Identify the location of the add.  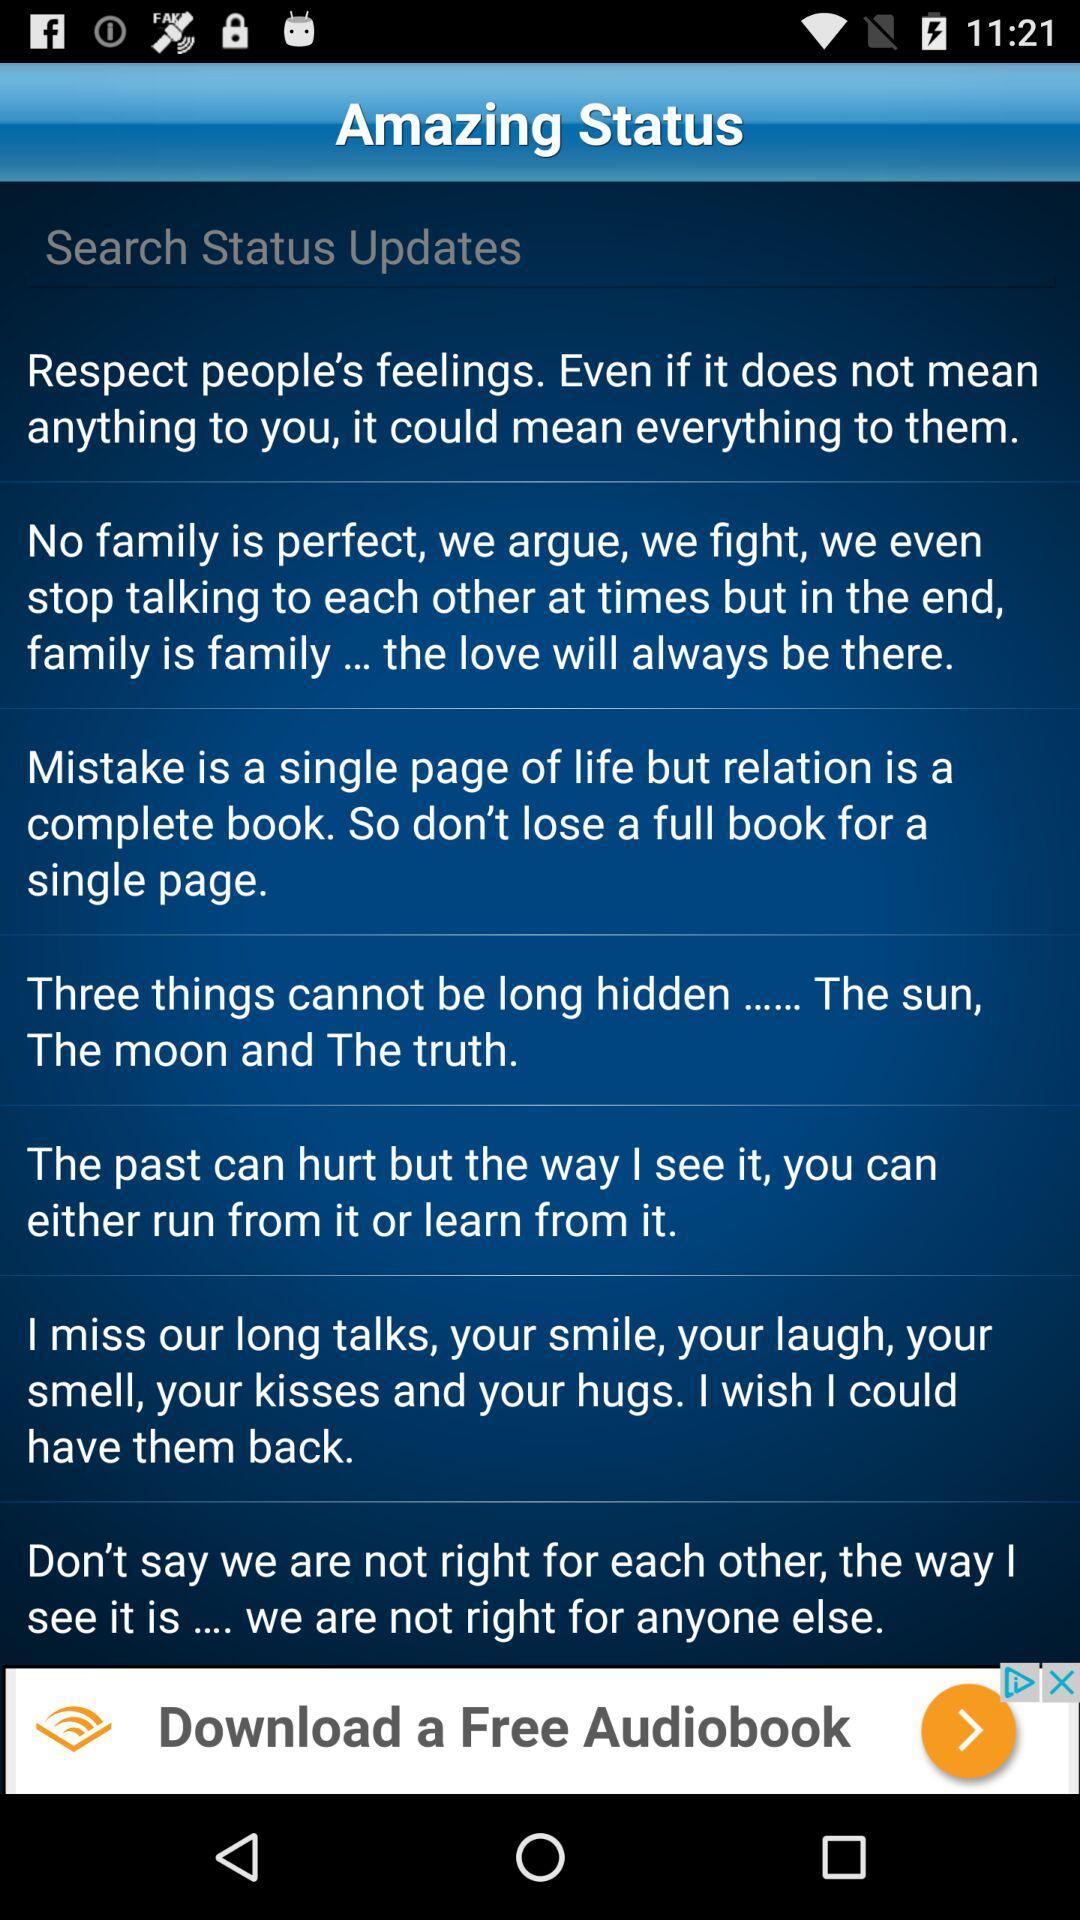
(540, 1727).